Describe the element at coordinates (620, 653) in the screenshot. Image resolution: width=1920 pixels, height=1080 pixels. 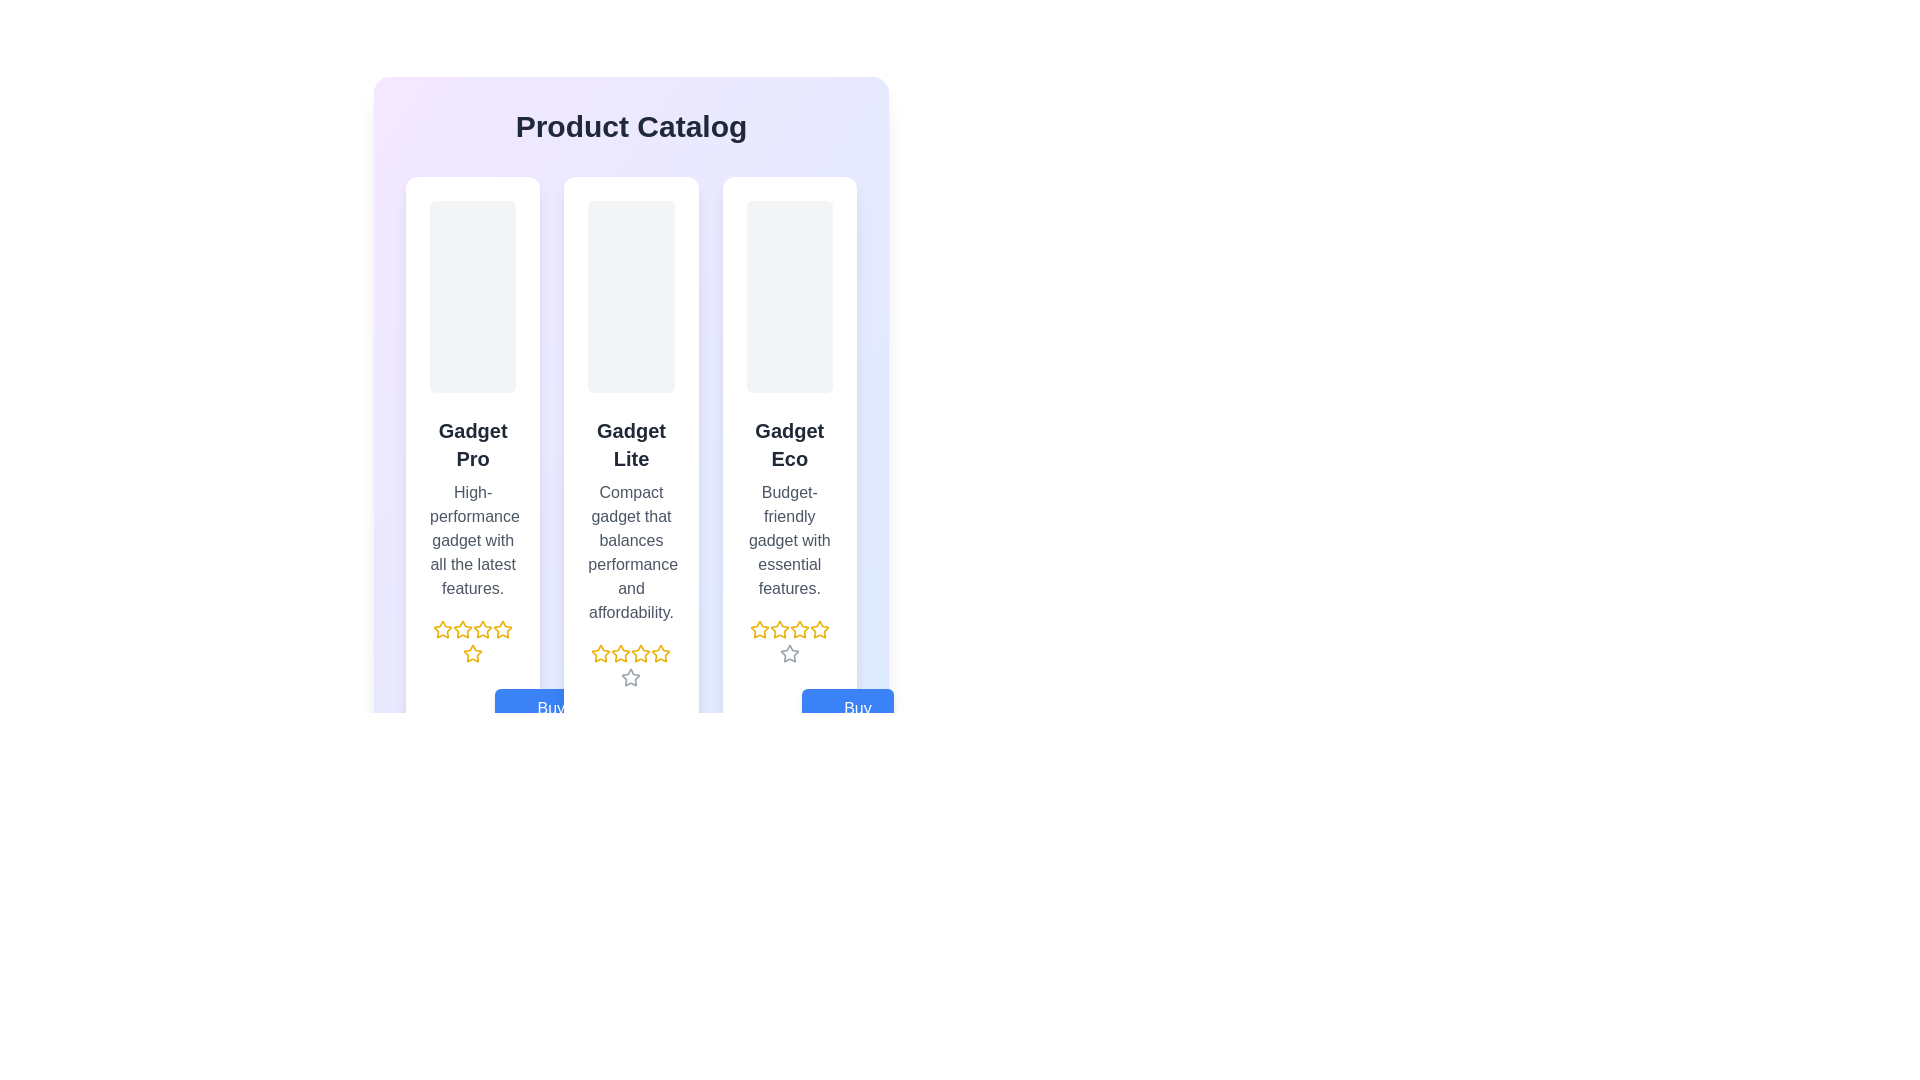
I see `the second star icon in the five-star rating system` at that location.